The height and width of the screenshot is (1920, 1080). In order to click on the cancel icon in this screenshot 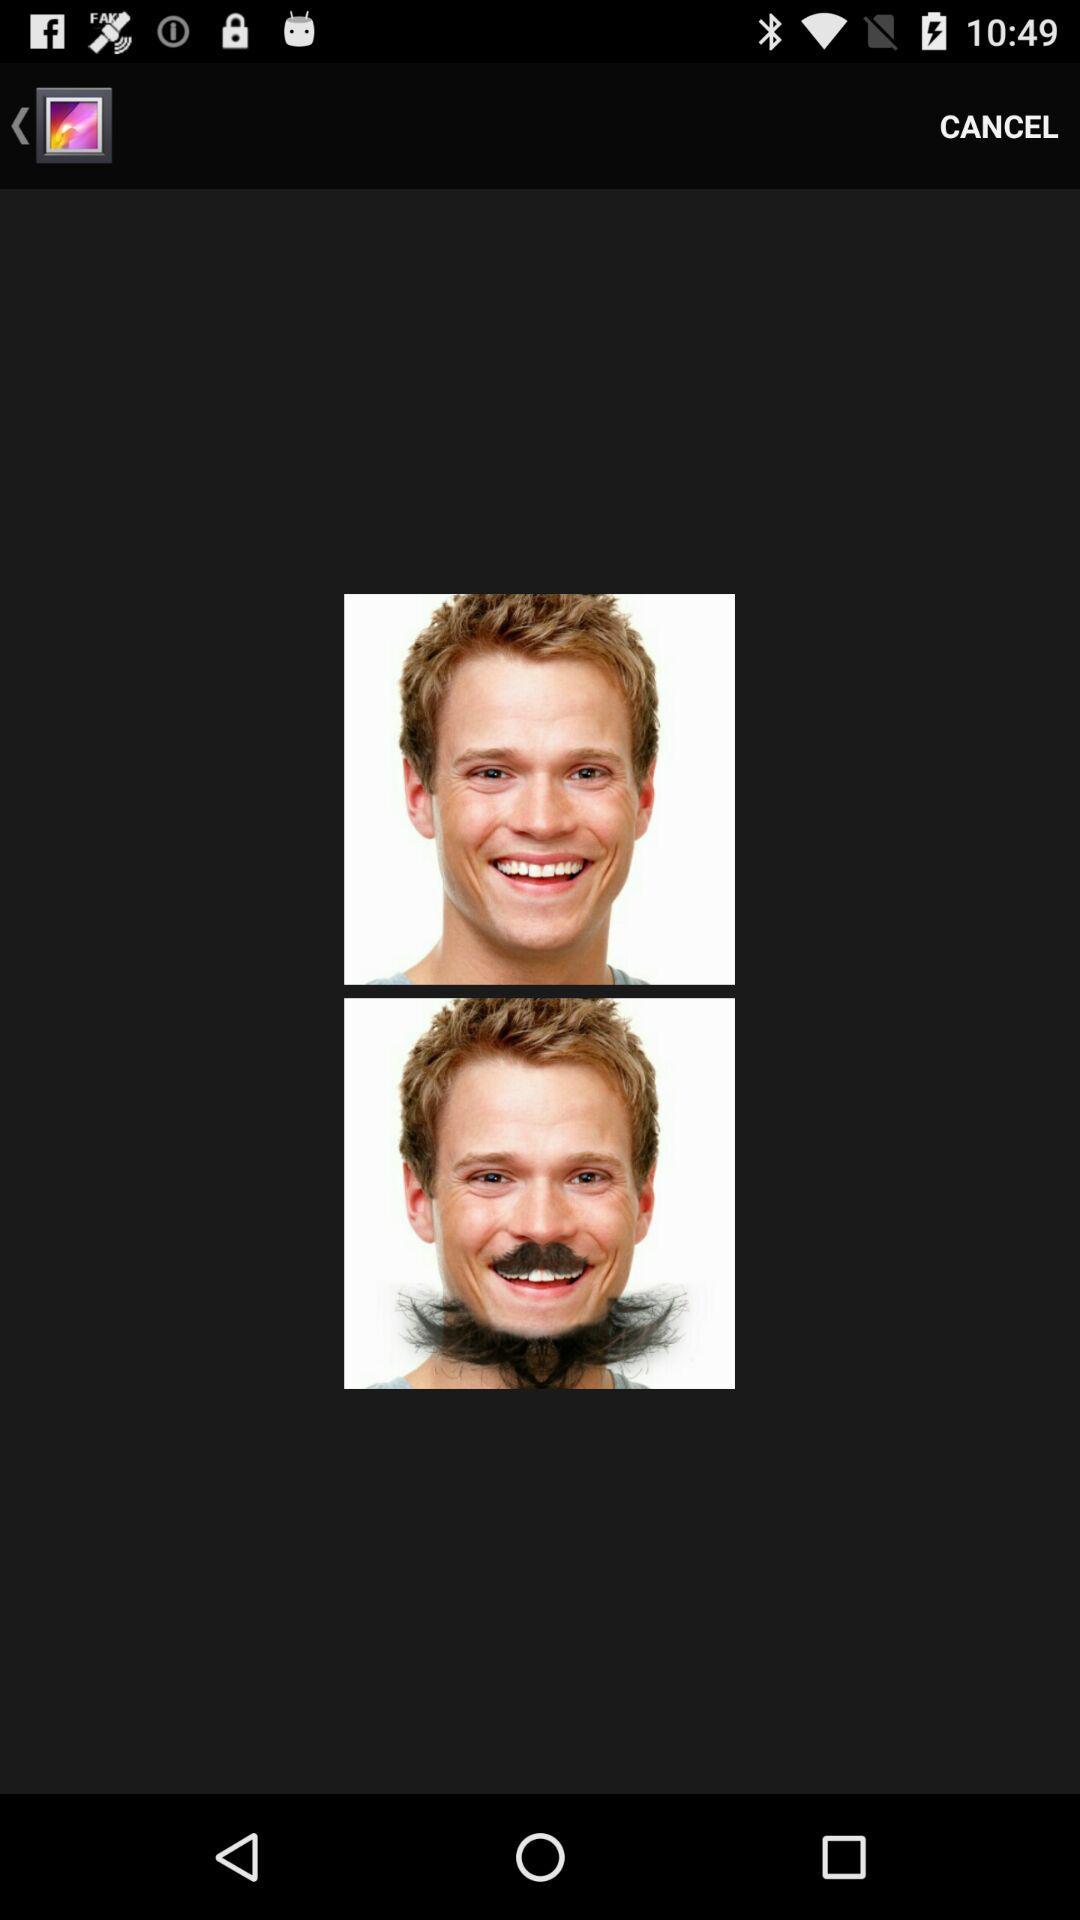, I will do `click(999, 124)`.